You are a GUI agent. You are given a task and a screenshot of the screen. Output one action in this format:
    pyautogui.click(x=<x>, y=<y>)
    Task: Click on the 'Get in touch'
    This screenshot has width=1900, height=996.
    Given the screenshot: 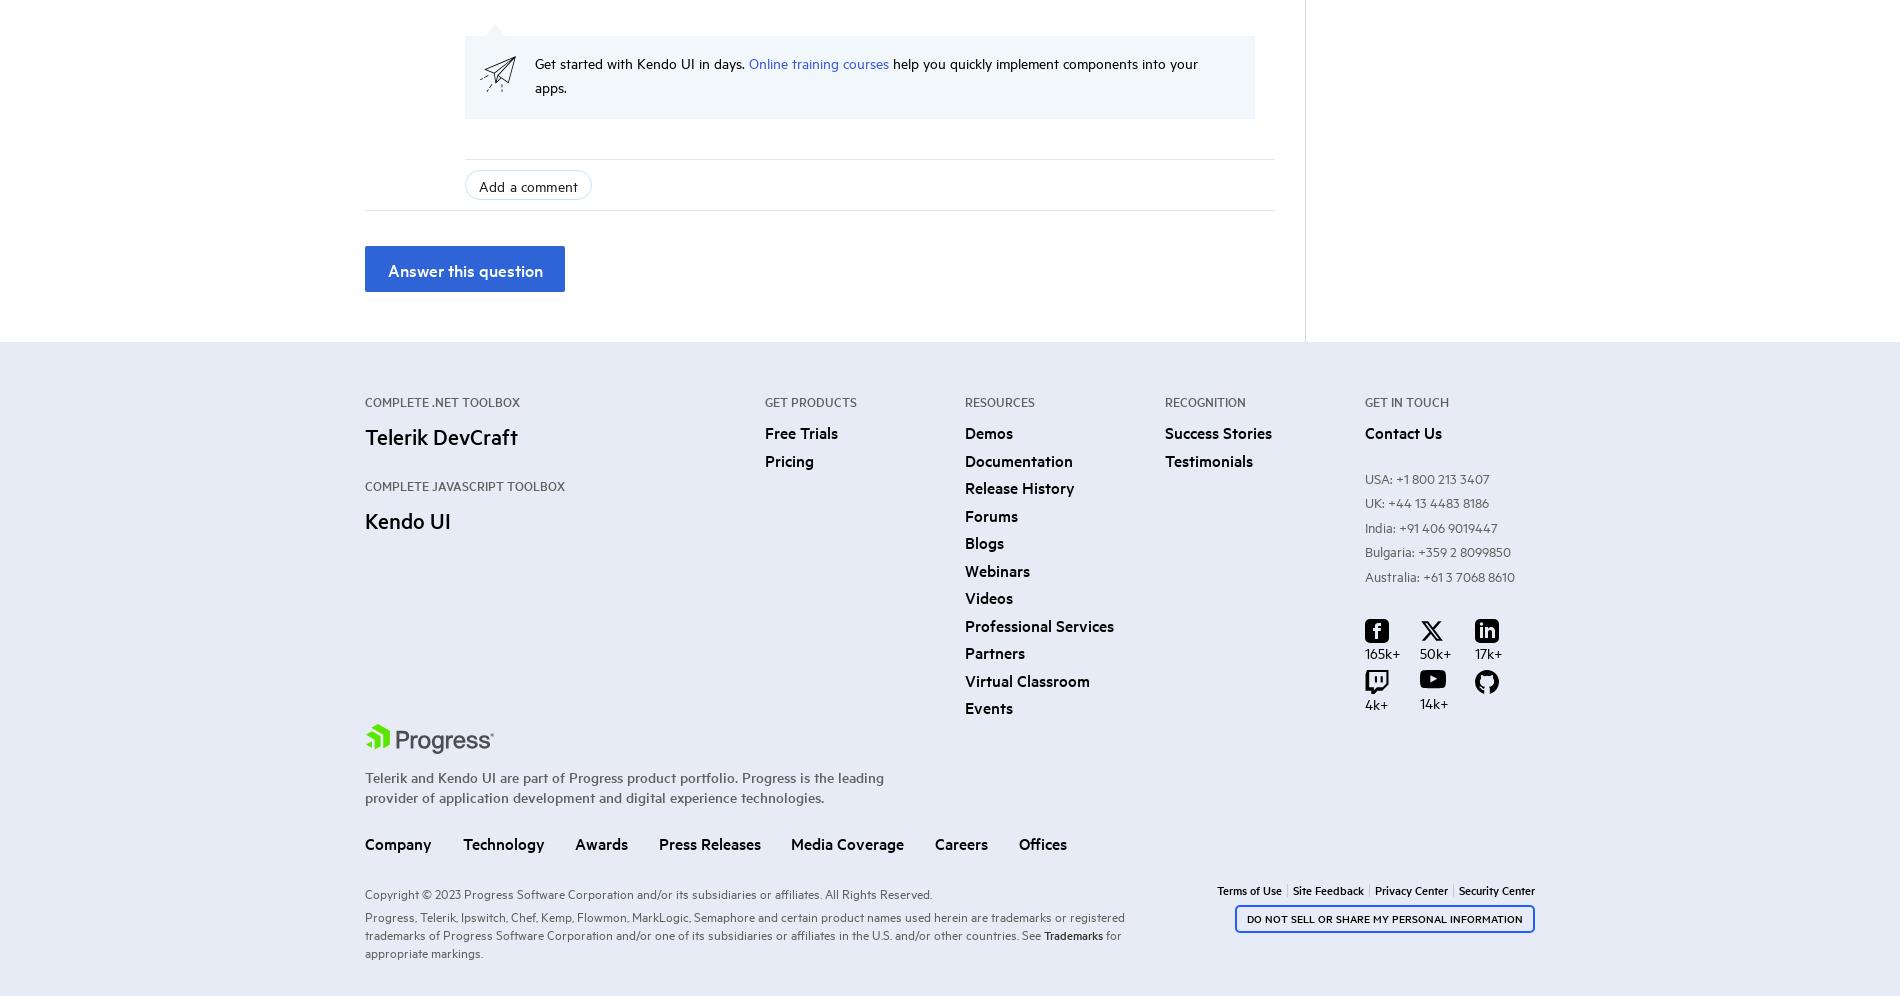 What is the action you would take?
    pyautogui.click(x=1405, y=400)
    